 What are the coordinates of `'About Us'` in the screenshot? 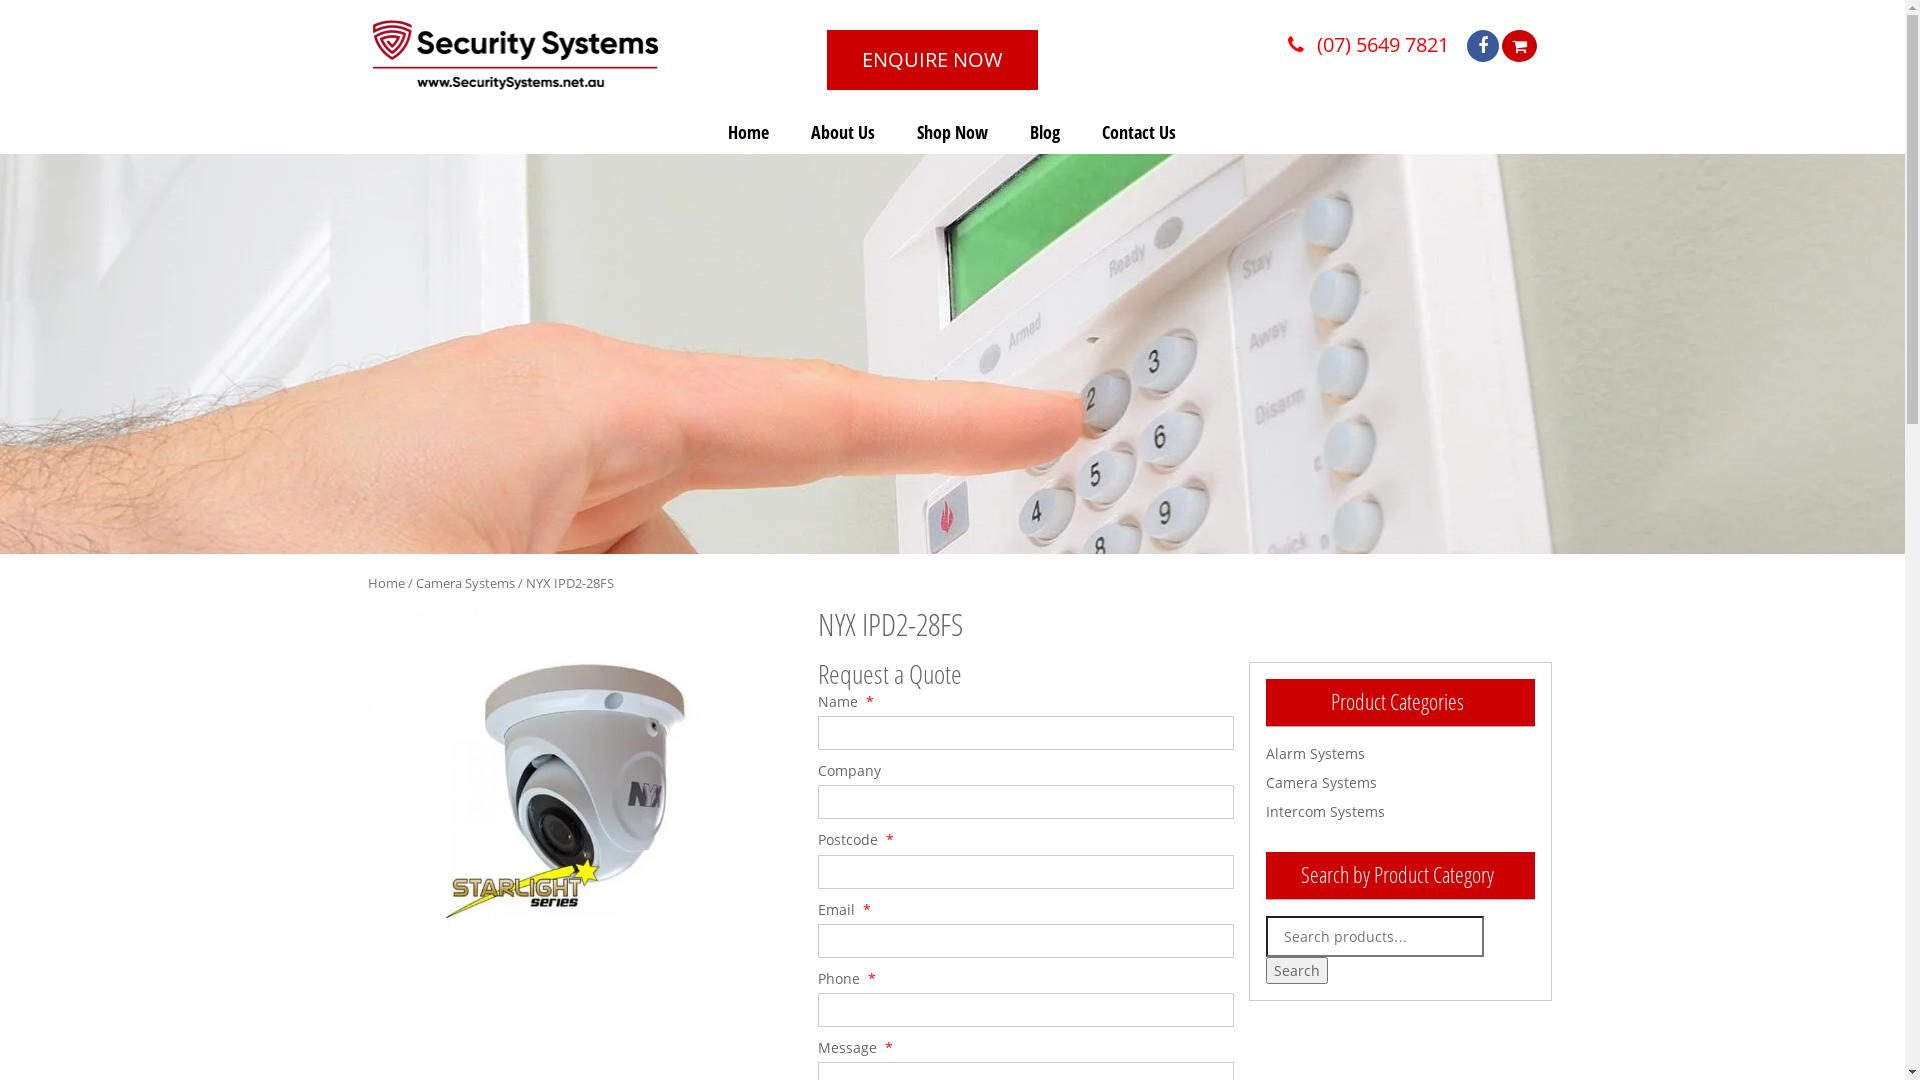 It's located at (843, 131).